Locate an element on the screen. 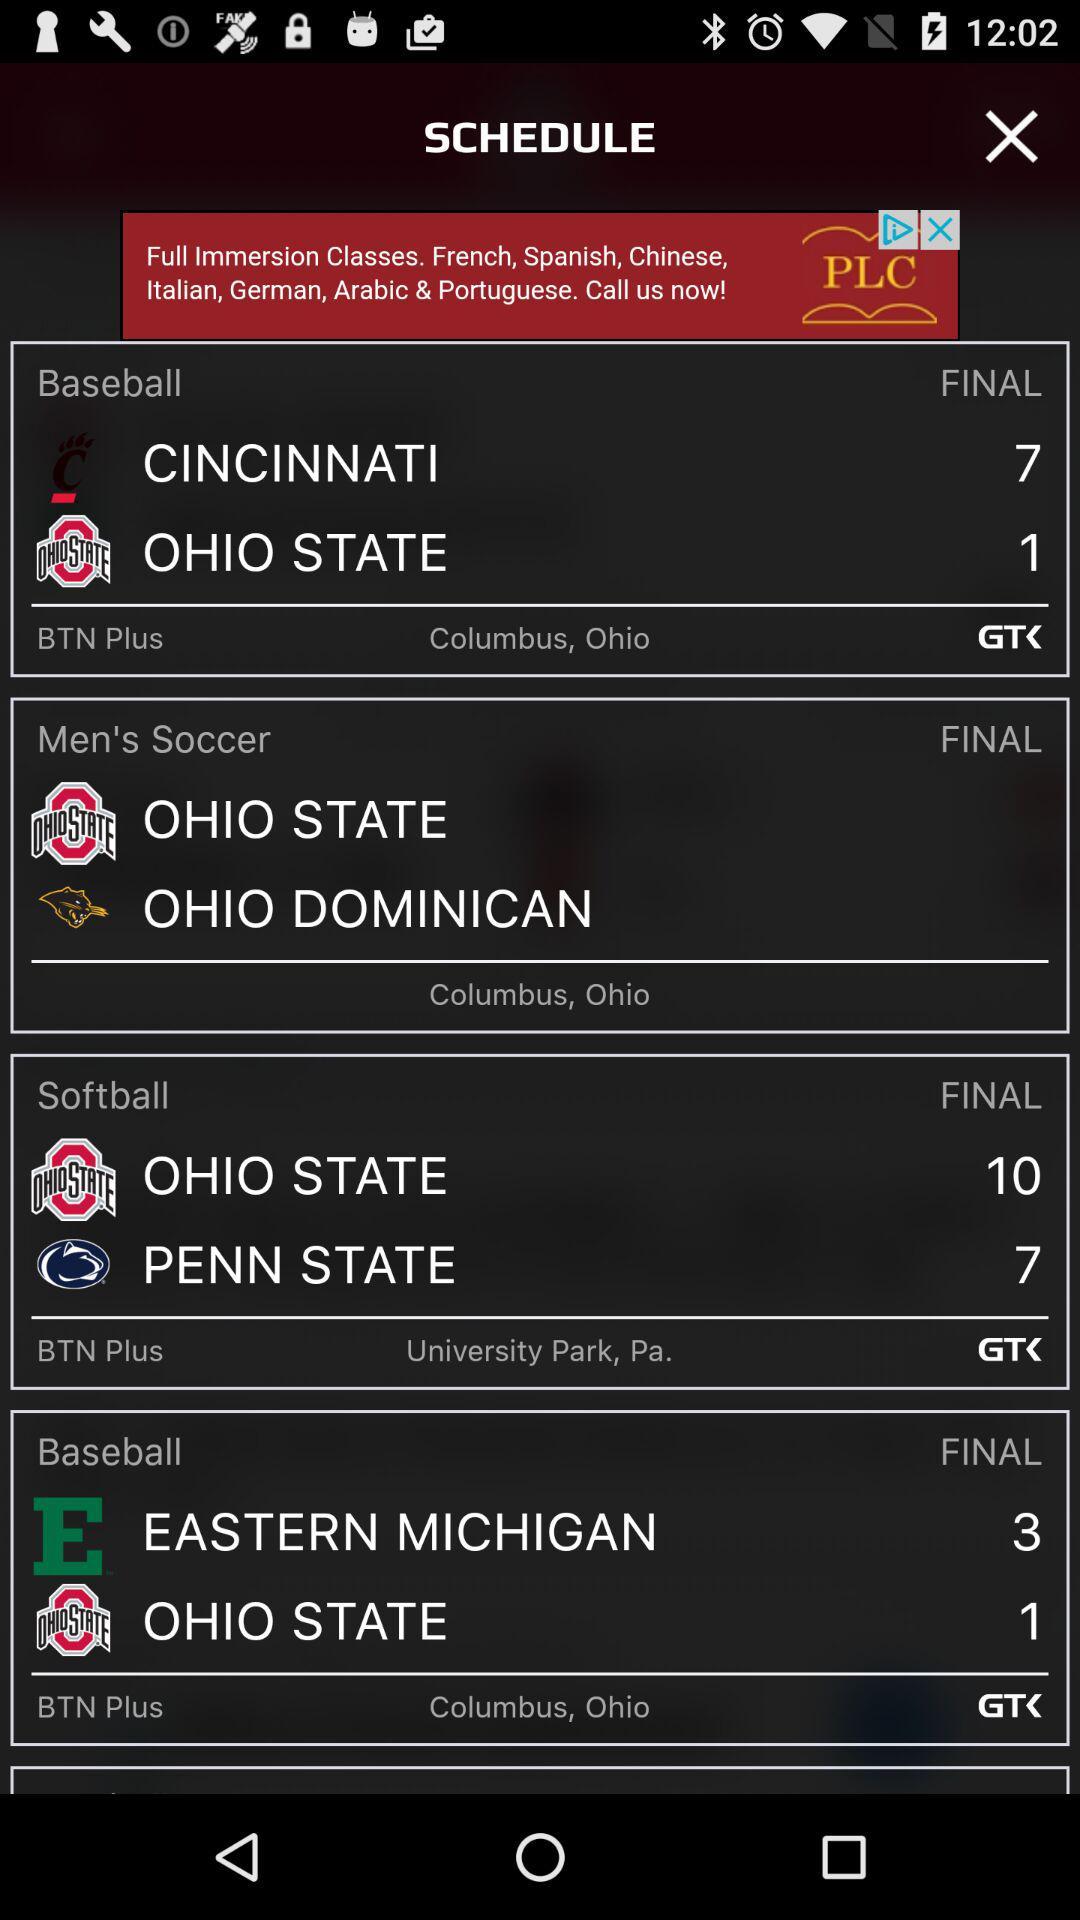 The height and width of the screenshot is (1920, 1080). the close icon is located at coordinates (1011, 145).